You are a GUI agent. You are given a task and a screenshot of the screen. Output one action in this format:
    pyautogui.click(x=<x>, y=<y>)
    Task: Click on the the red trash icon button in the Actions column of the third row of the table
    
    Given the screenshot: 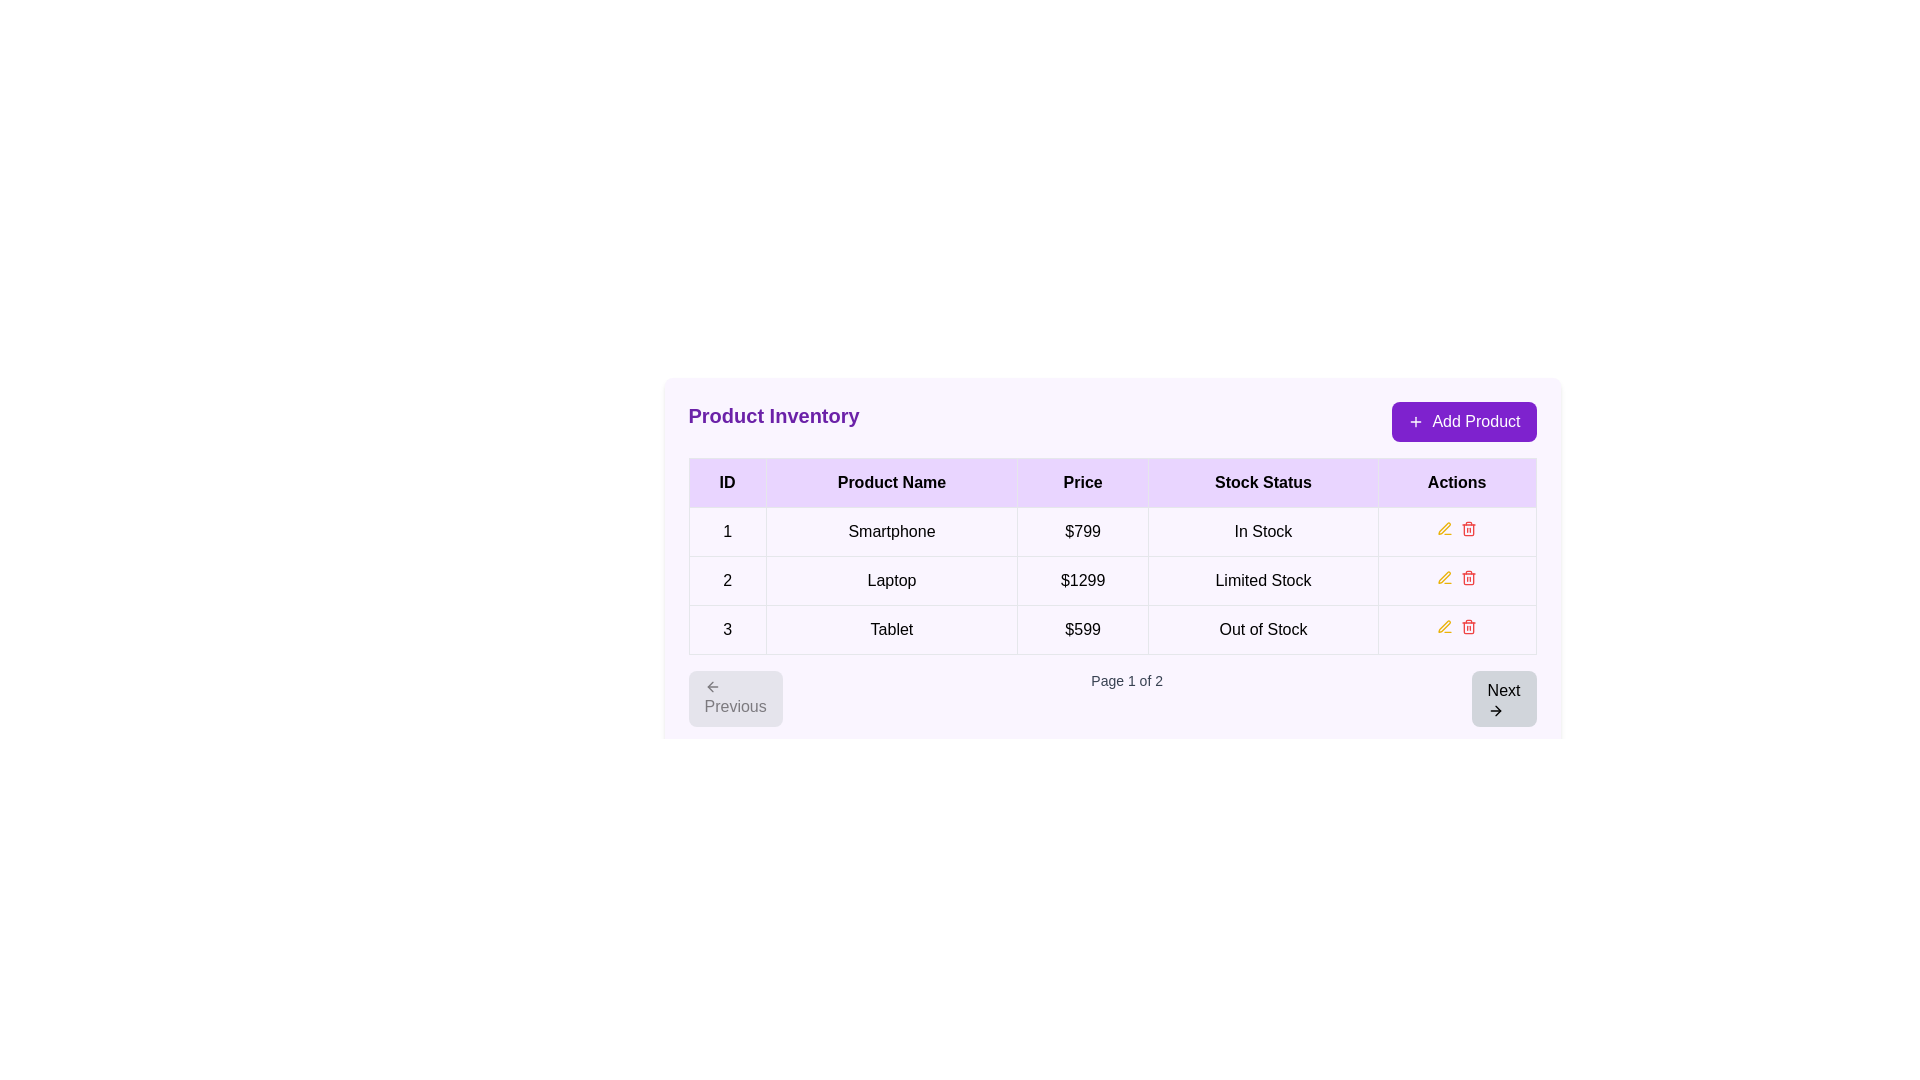 What is the action you would take?
    pyautogui.click(x=1469, y=527)
    